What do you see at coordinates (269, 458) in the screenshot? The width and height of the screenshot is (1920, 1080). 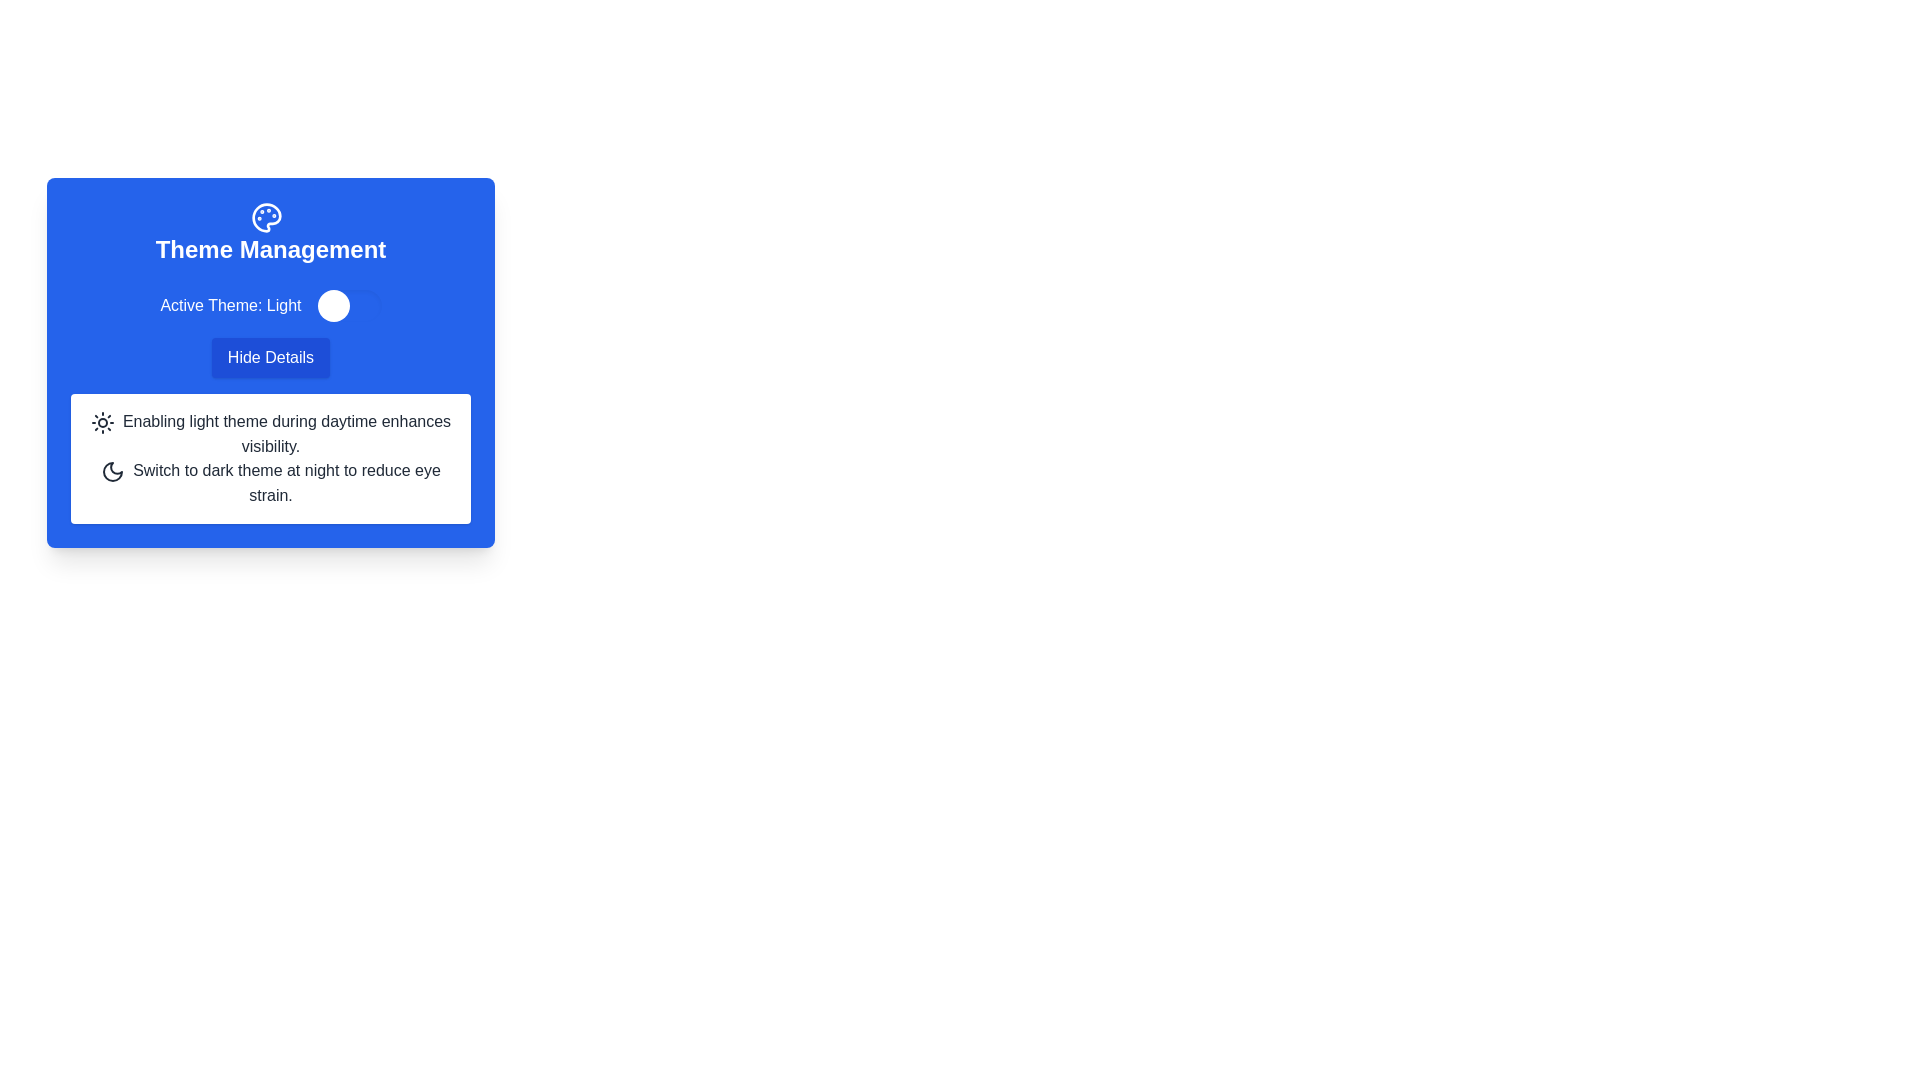 I see `text in the informational panel that provides guidance on the advantages of using light and dark themes in different lighting conditions` at bounding box center [269, 458].